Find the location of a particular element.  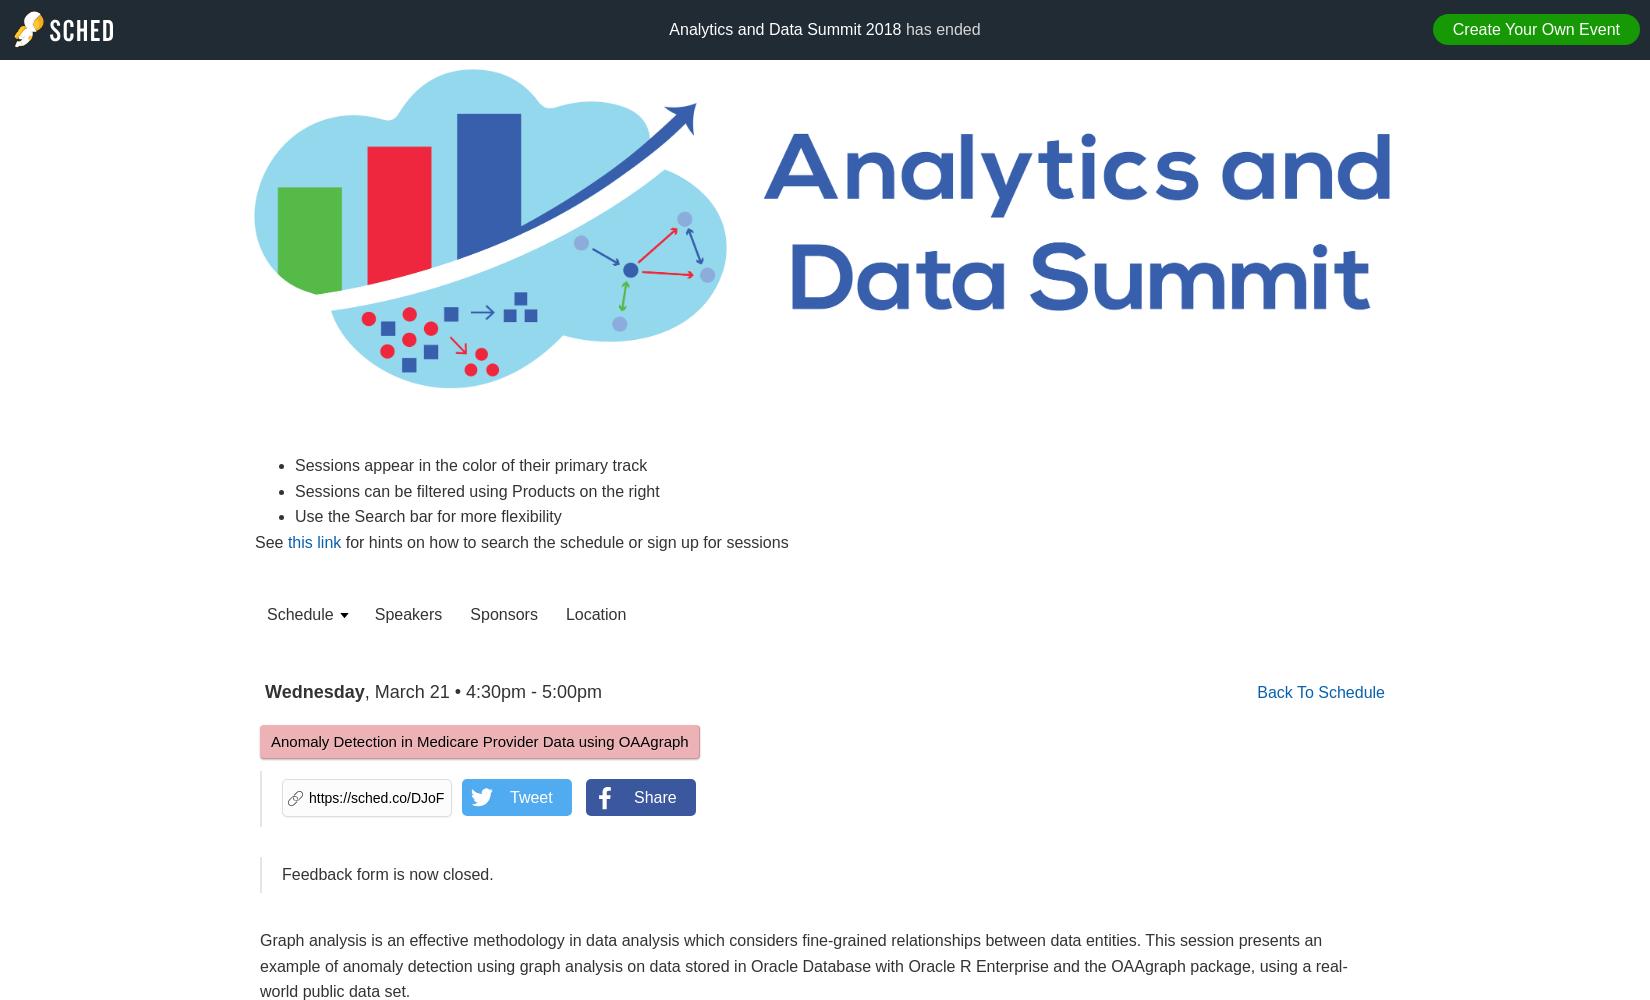

'Sessions appear in the color of their primary track' is located at coordinates (470, 464).